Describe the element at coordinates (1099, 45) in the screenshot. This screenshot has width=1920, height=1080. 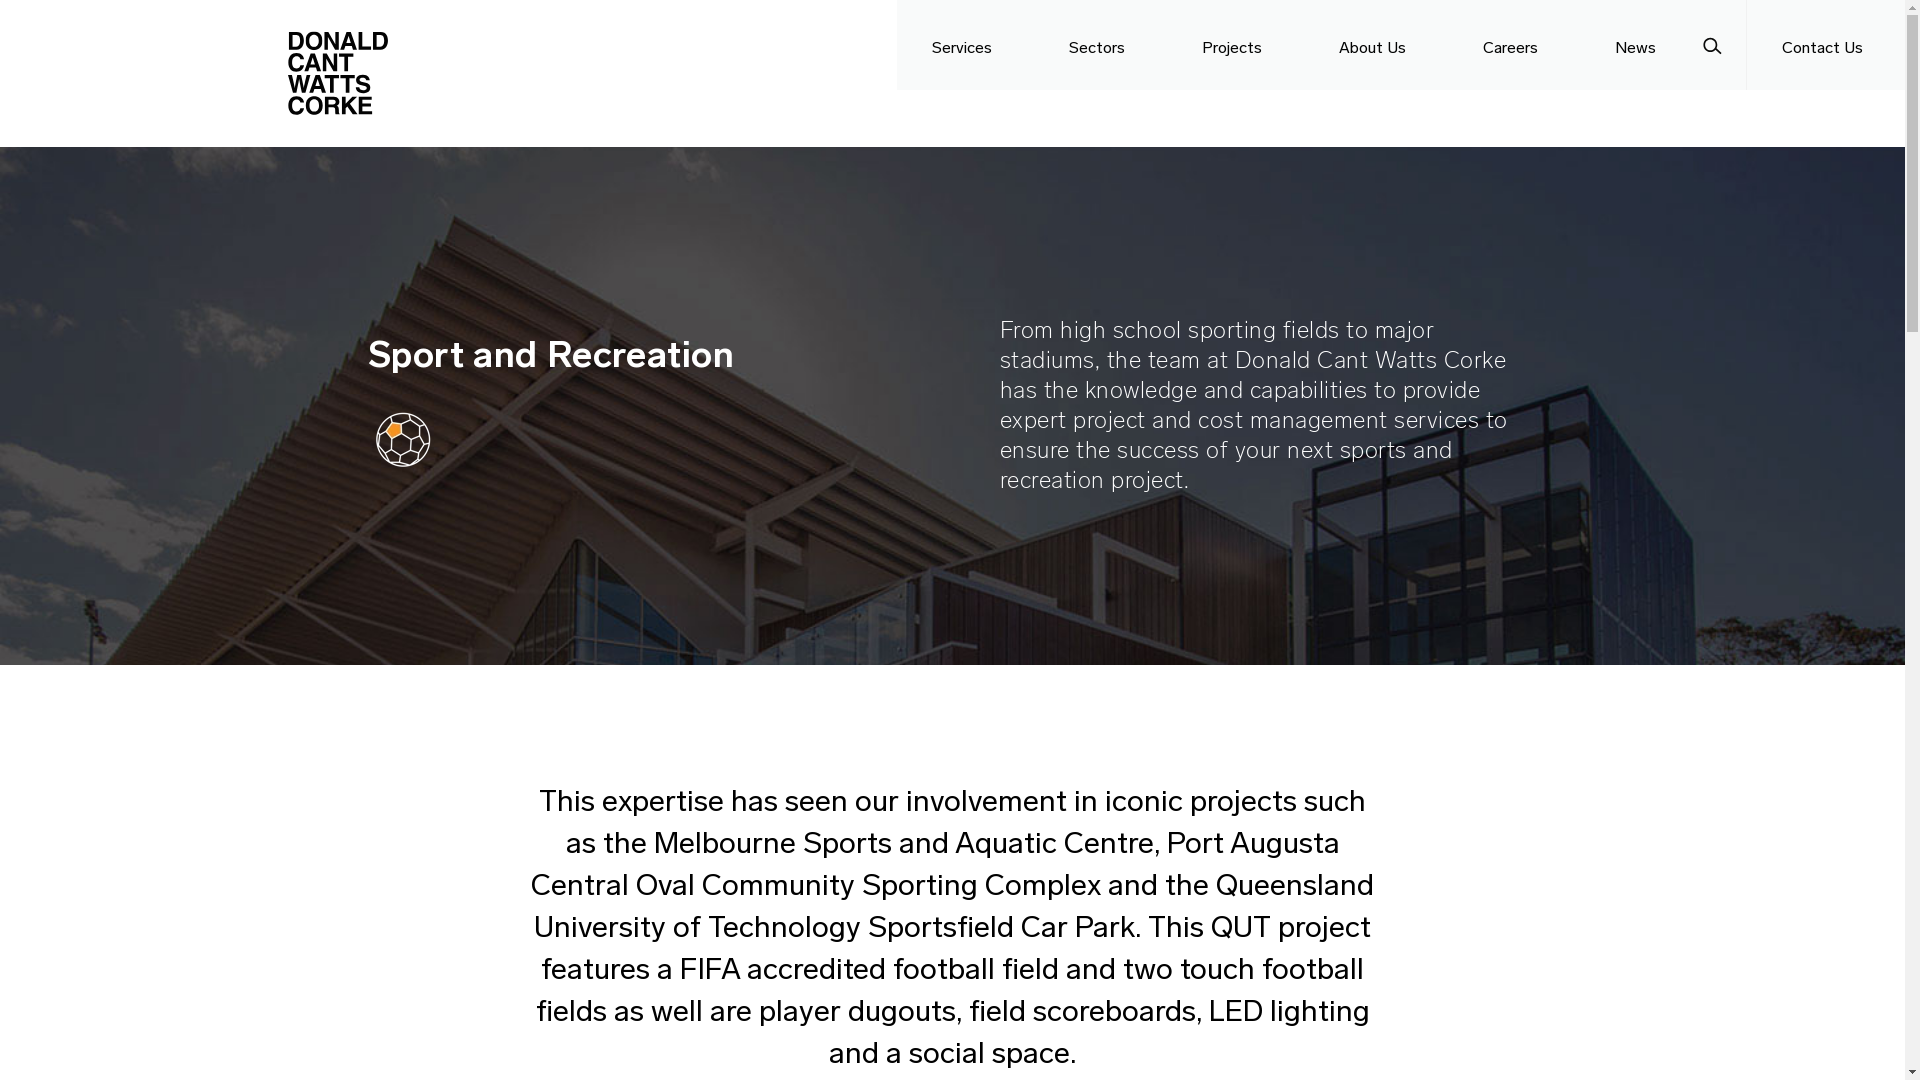
I see `'Sectors'` at that location.